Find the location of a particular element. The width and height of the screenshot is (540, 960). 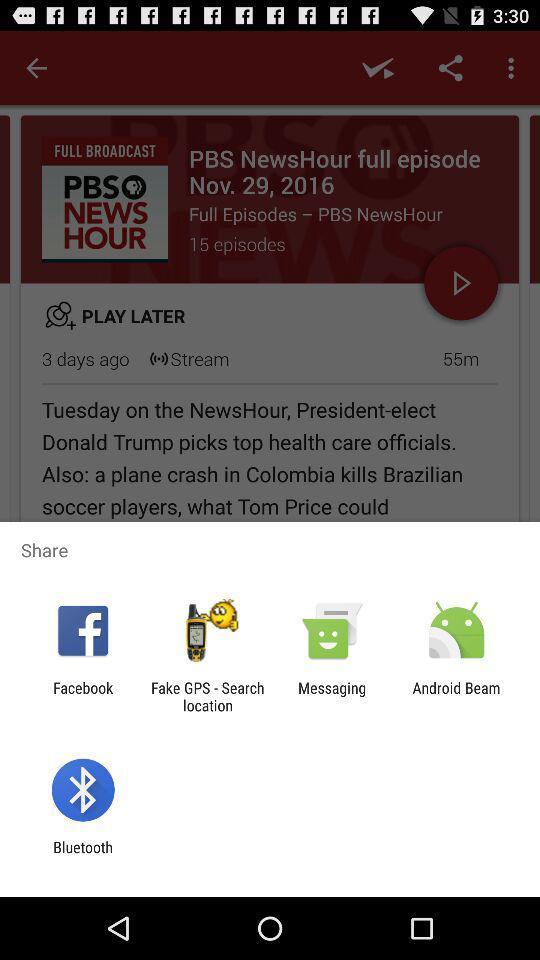

android beam icon is located at coordinates (456, 696).